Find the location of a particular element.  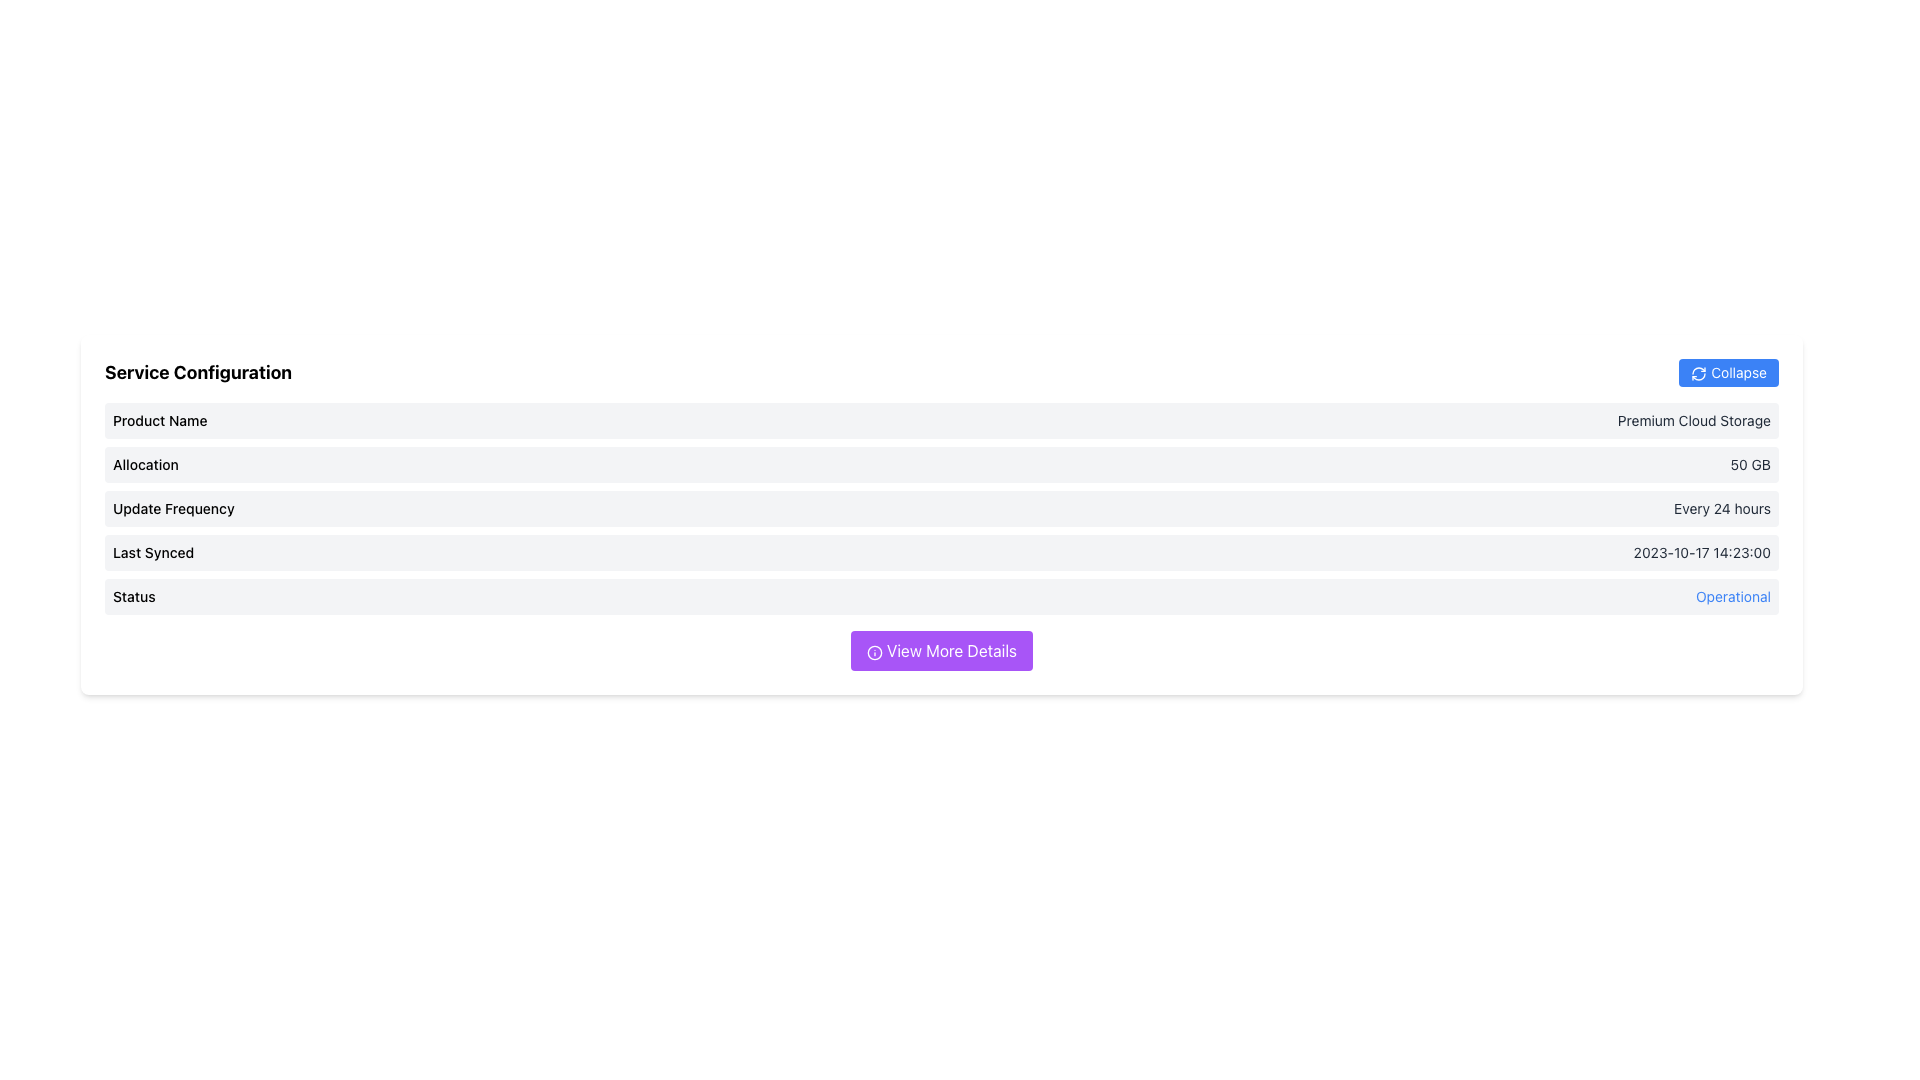

the text element displaying 'Product Name', which is located at the top left of a section with a light gray background and rounded corners is located at coordinates (160, 419).